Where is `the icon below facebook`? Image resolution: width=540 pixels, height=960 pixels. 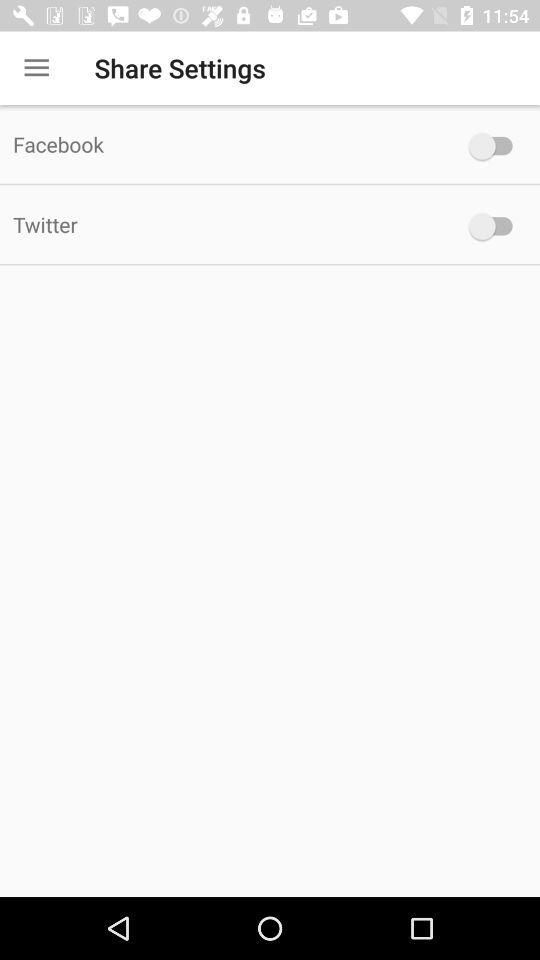
the icon below facebook is located at coordinates (224, 224).